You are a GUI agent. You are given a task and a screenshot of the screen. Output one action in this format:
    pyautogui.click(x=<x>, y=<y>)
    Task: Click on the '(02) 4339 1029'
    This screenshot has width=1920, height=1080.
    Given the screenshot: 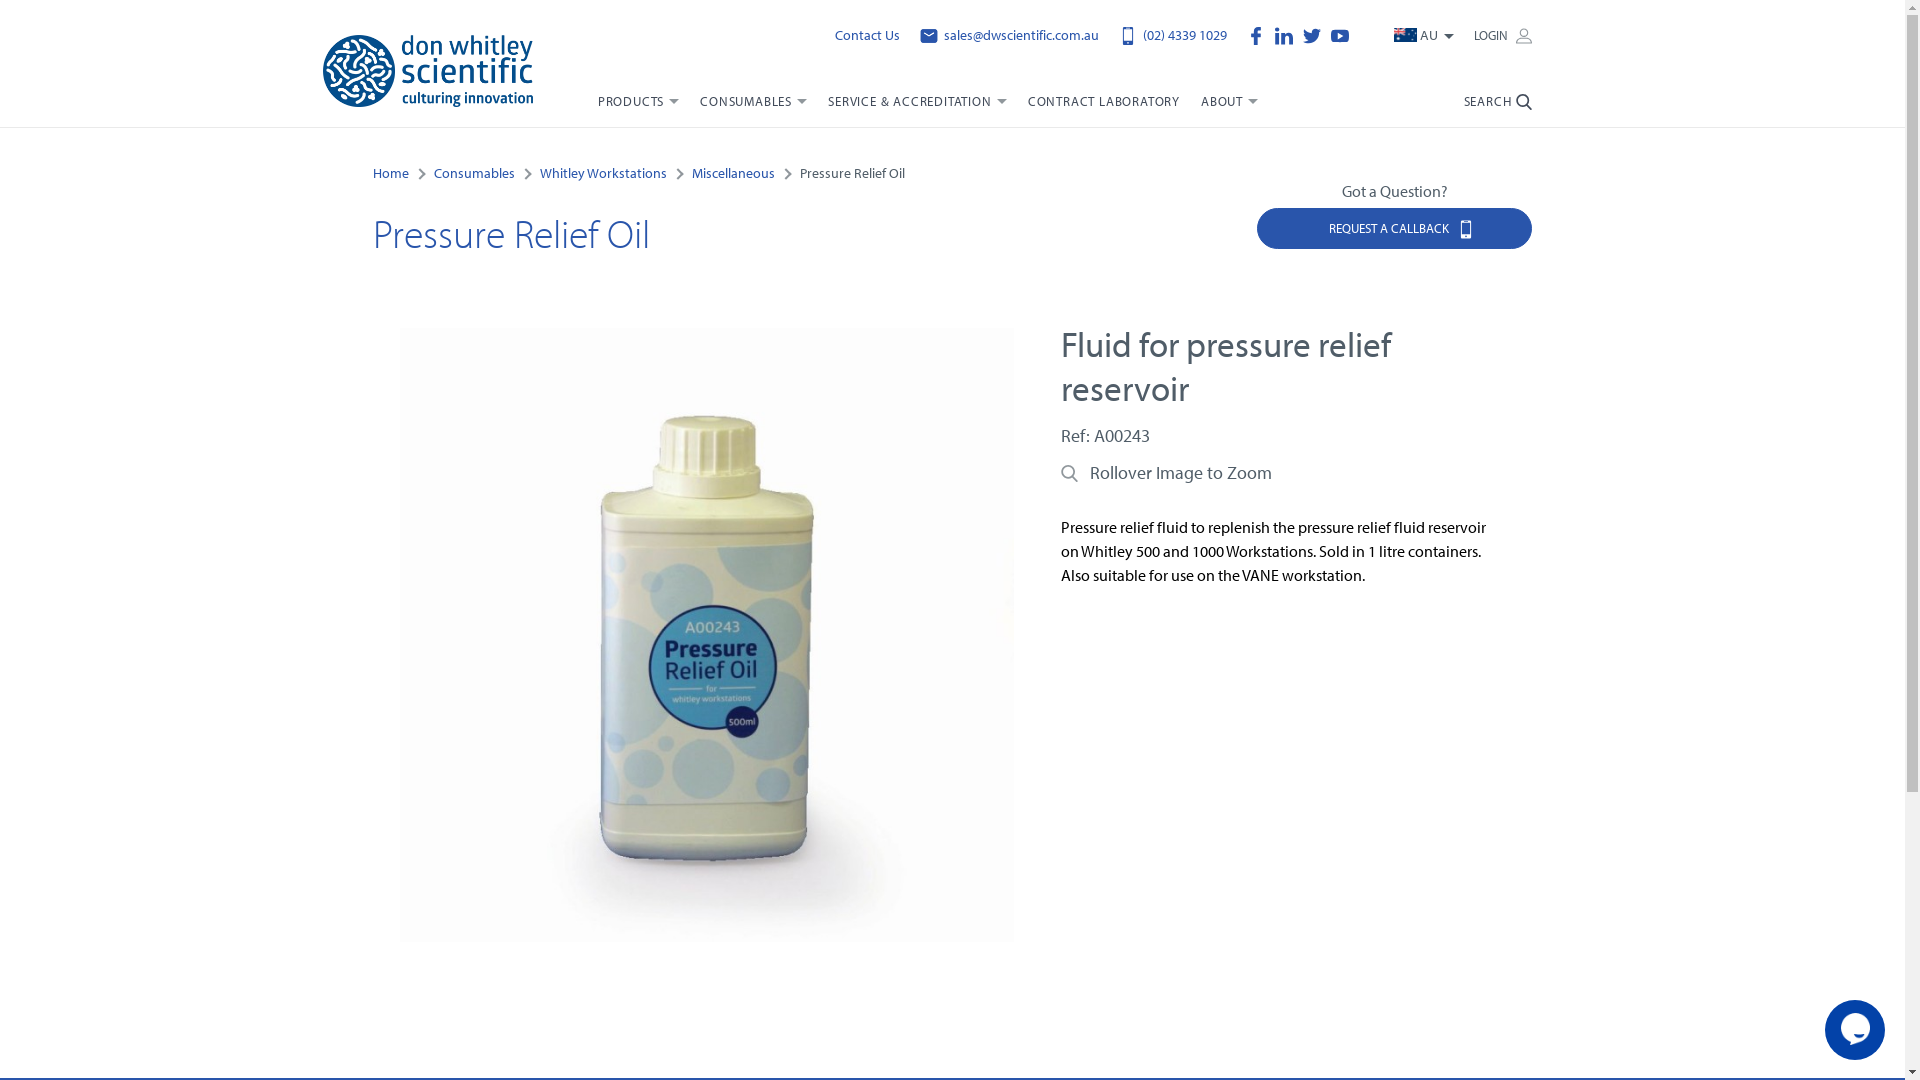 What is the action you would take?
    pyautogui.click(x=1172, y=34)
    